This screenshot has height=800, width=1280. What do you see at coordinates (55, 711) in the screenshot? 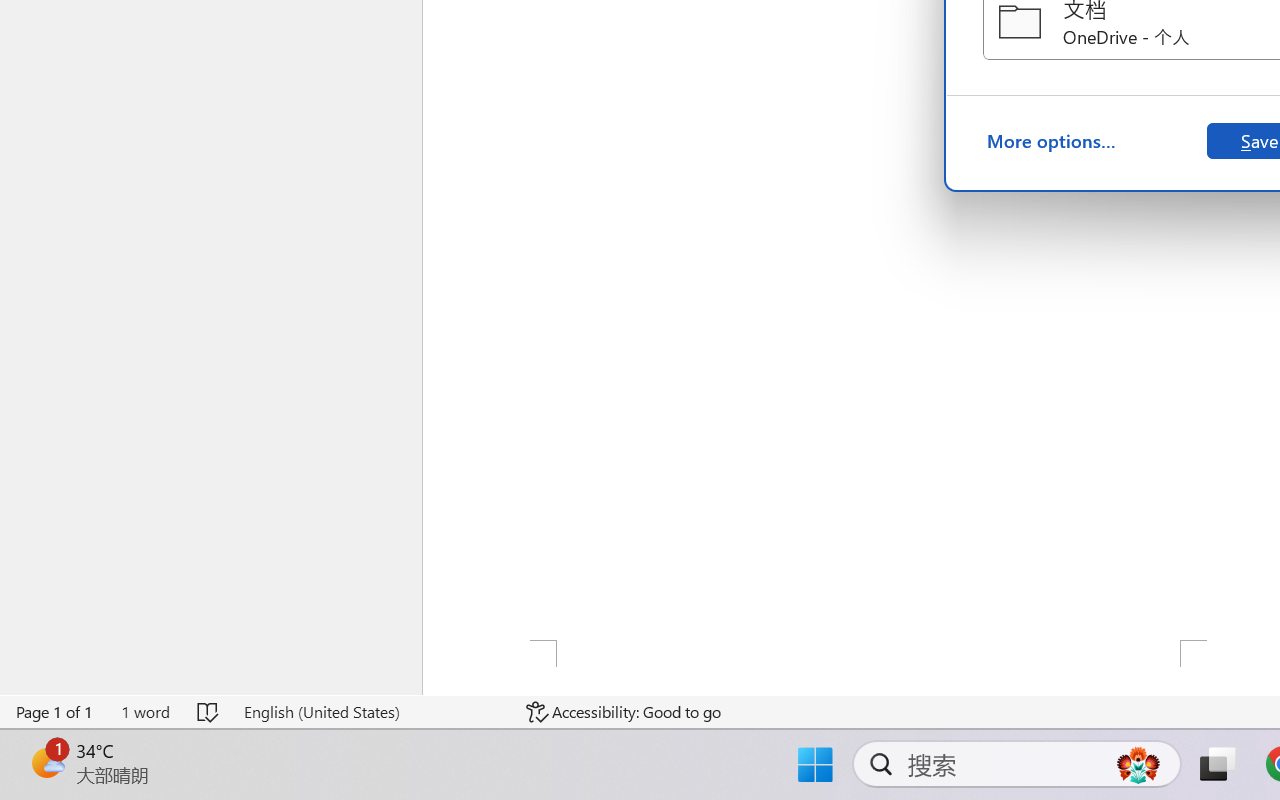
I see `'Page Number Page 1 of 1'` at bounding box center [55, 711].